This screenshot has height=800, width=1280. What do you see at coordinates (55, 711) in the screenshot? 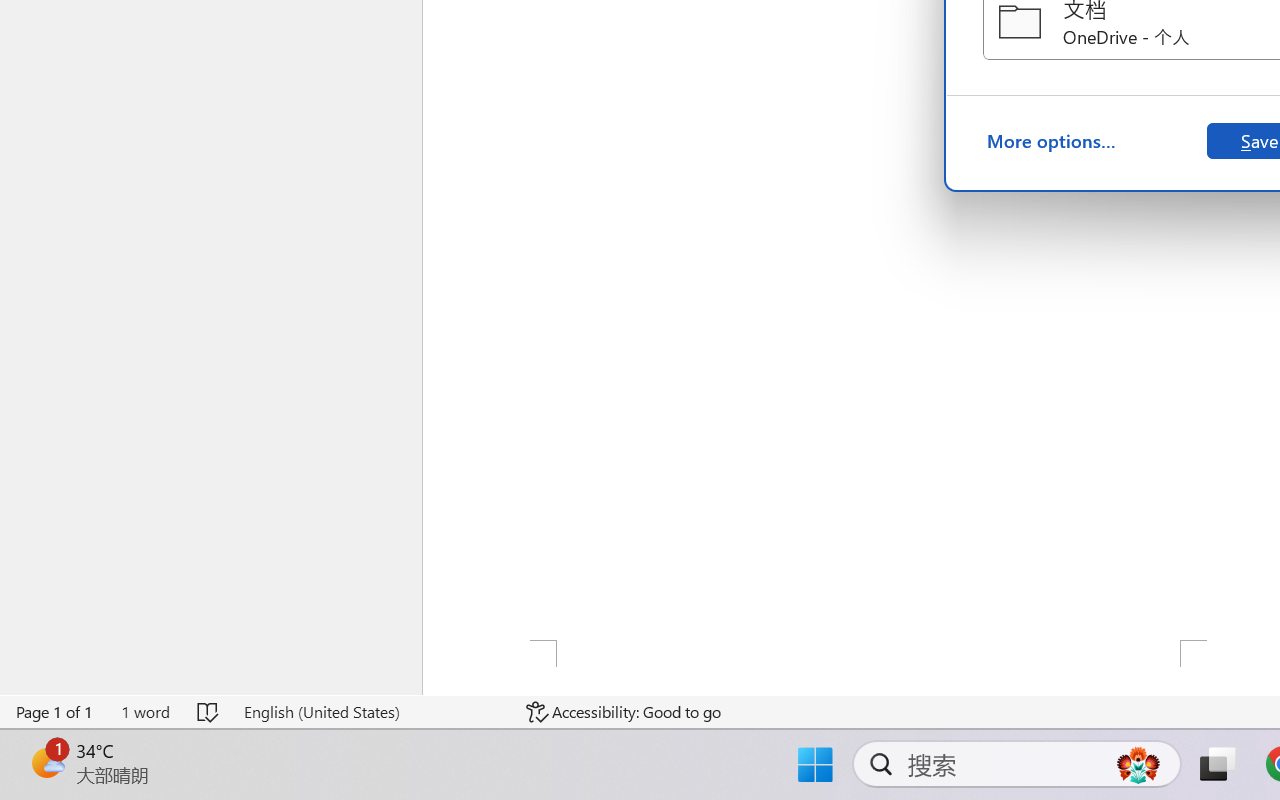
I see `'Page Number Page 1 of 1'` at bounding box center [55, 711].